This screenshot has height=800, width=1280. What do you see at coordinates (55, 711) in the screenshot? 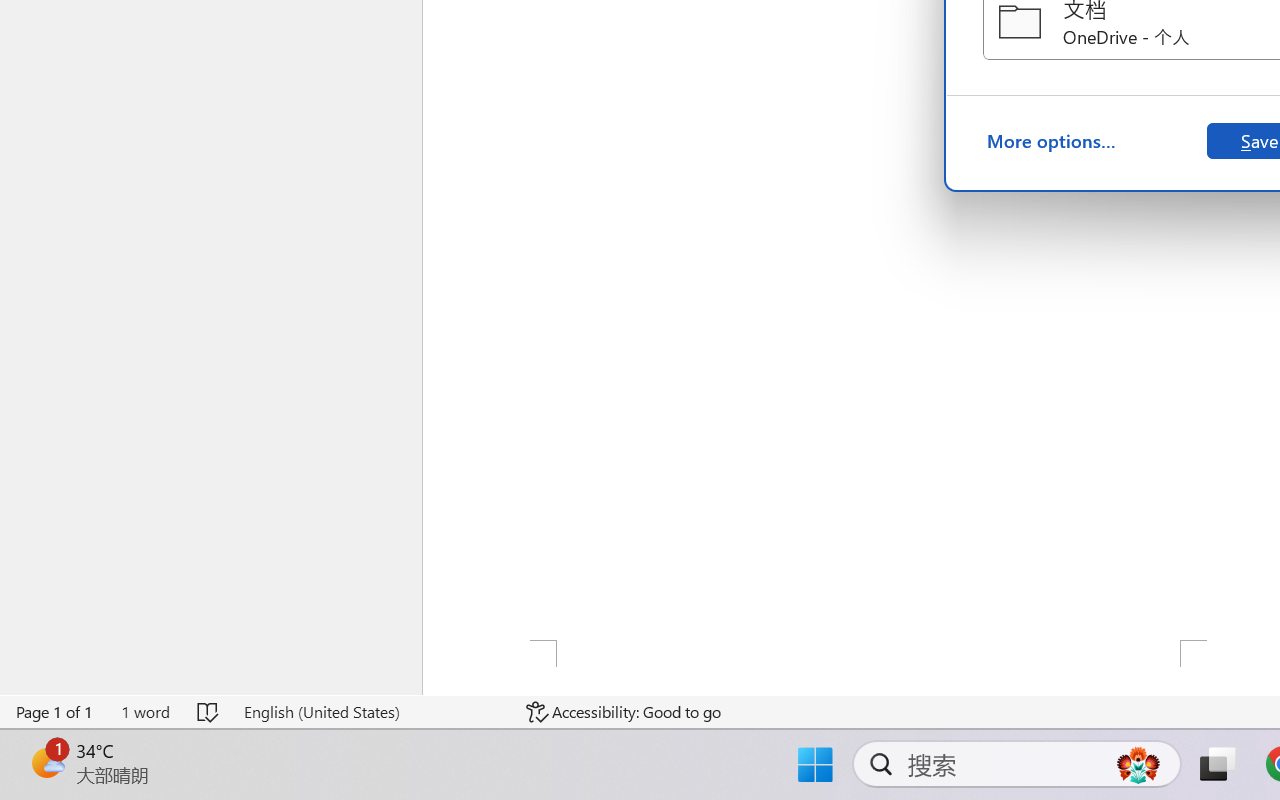
I see `'Page Number Page 1 of 1'` at bounding box center [55, 711].